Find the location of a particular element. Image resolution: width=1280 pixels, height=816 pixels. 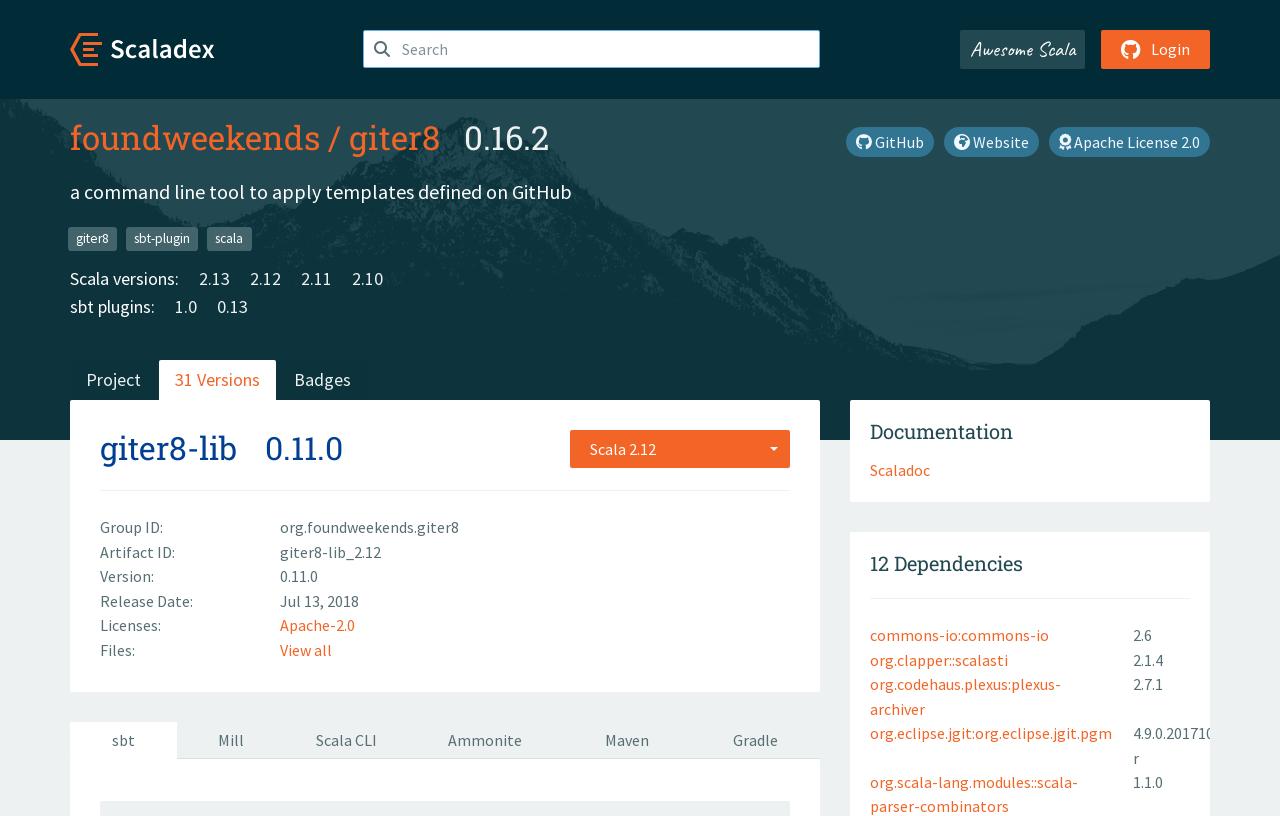

'Gradle' is located at coordinates (754, 740).